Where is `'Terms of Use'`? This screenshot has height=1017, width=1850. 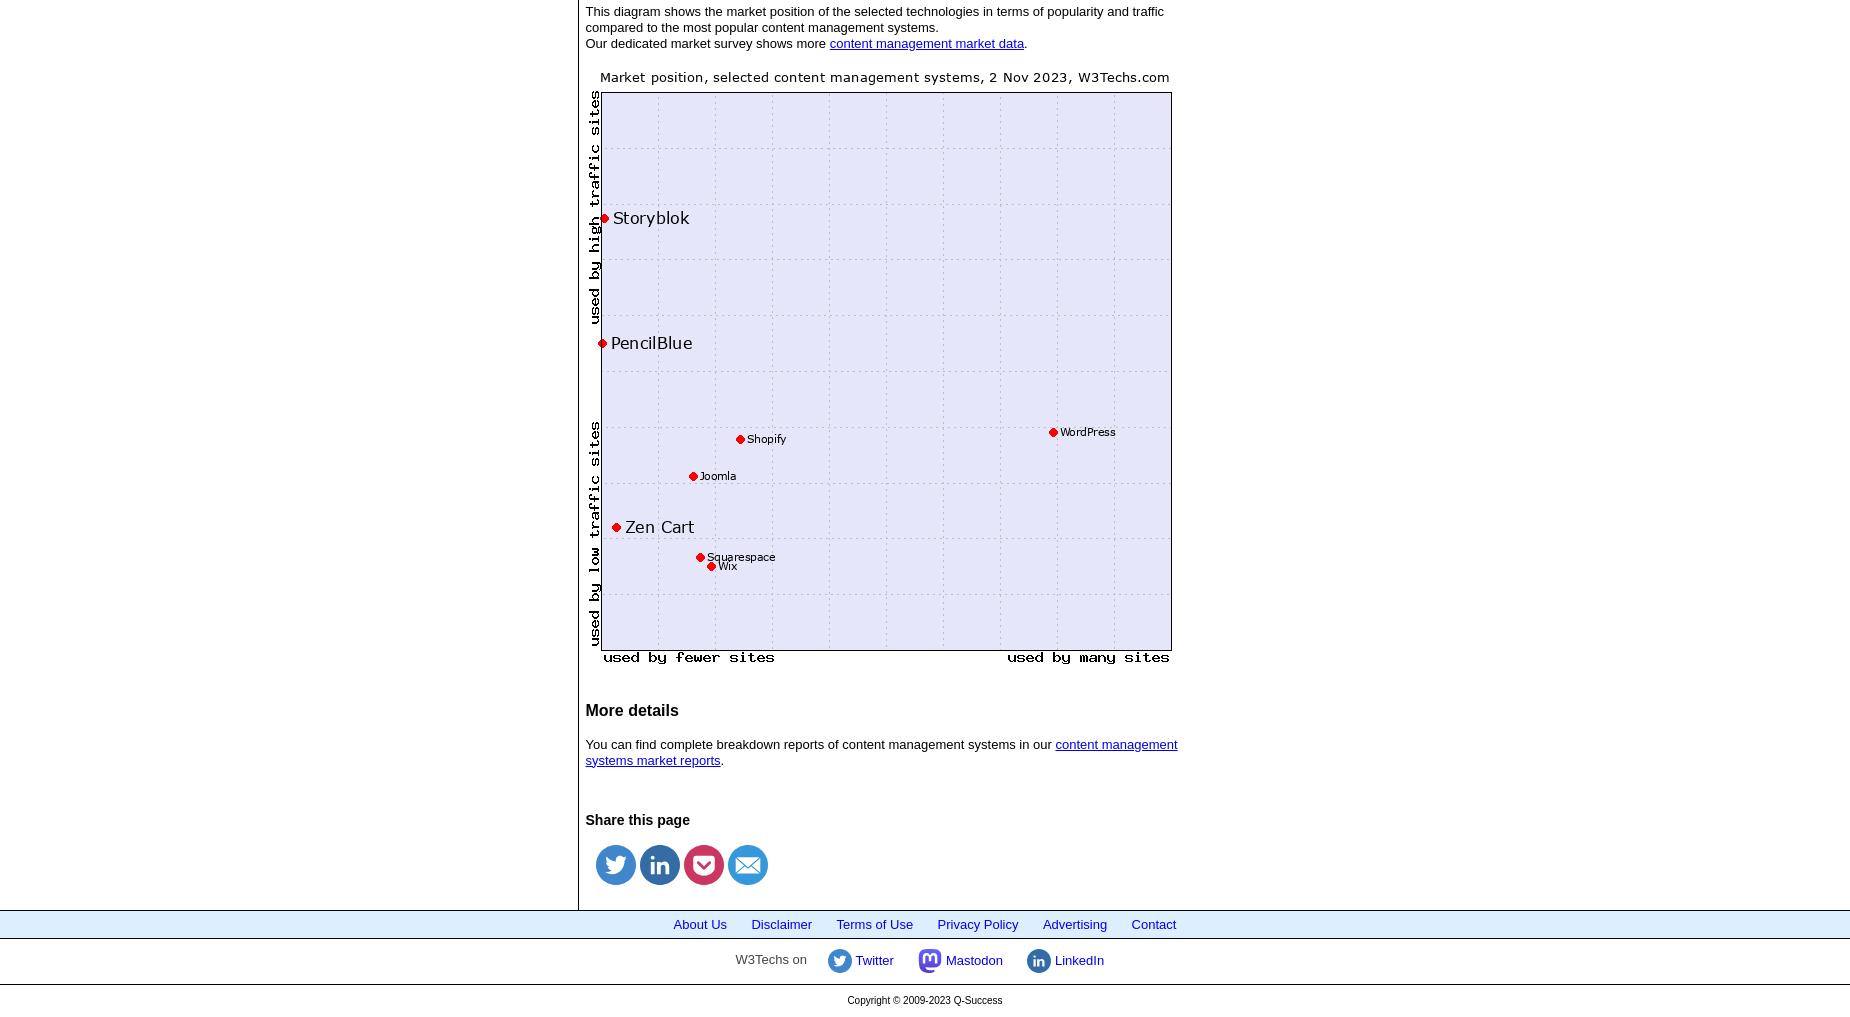 'Terms of Use' is located at coordinates (874, 922).